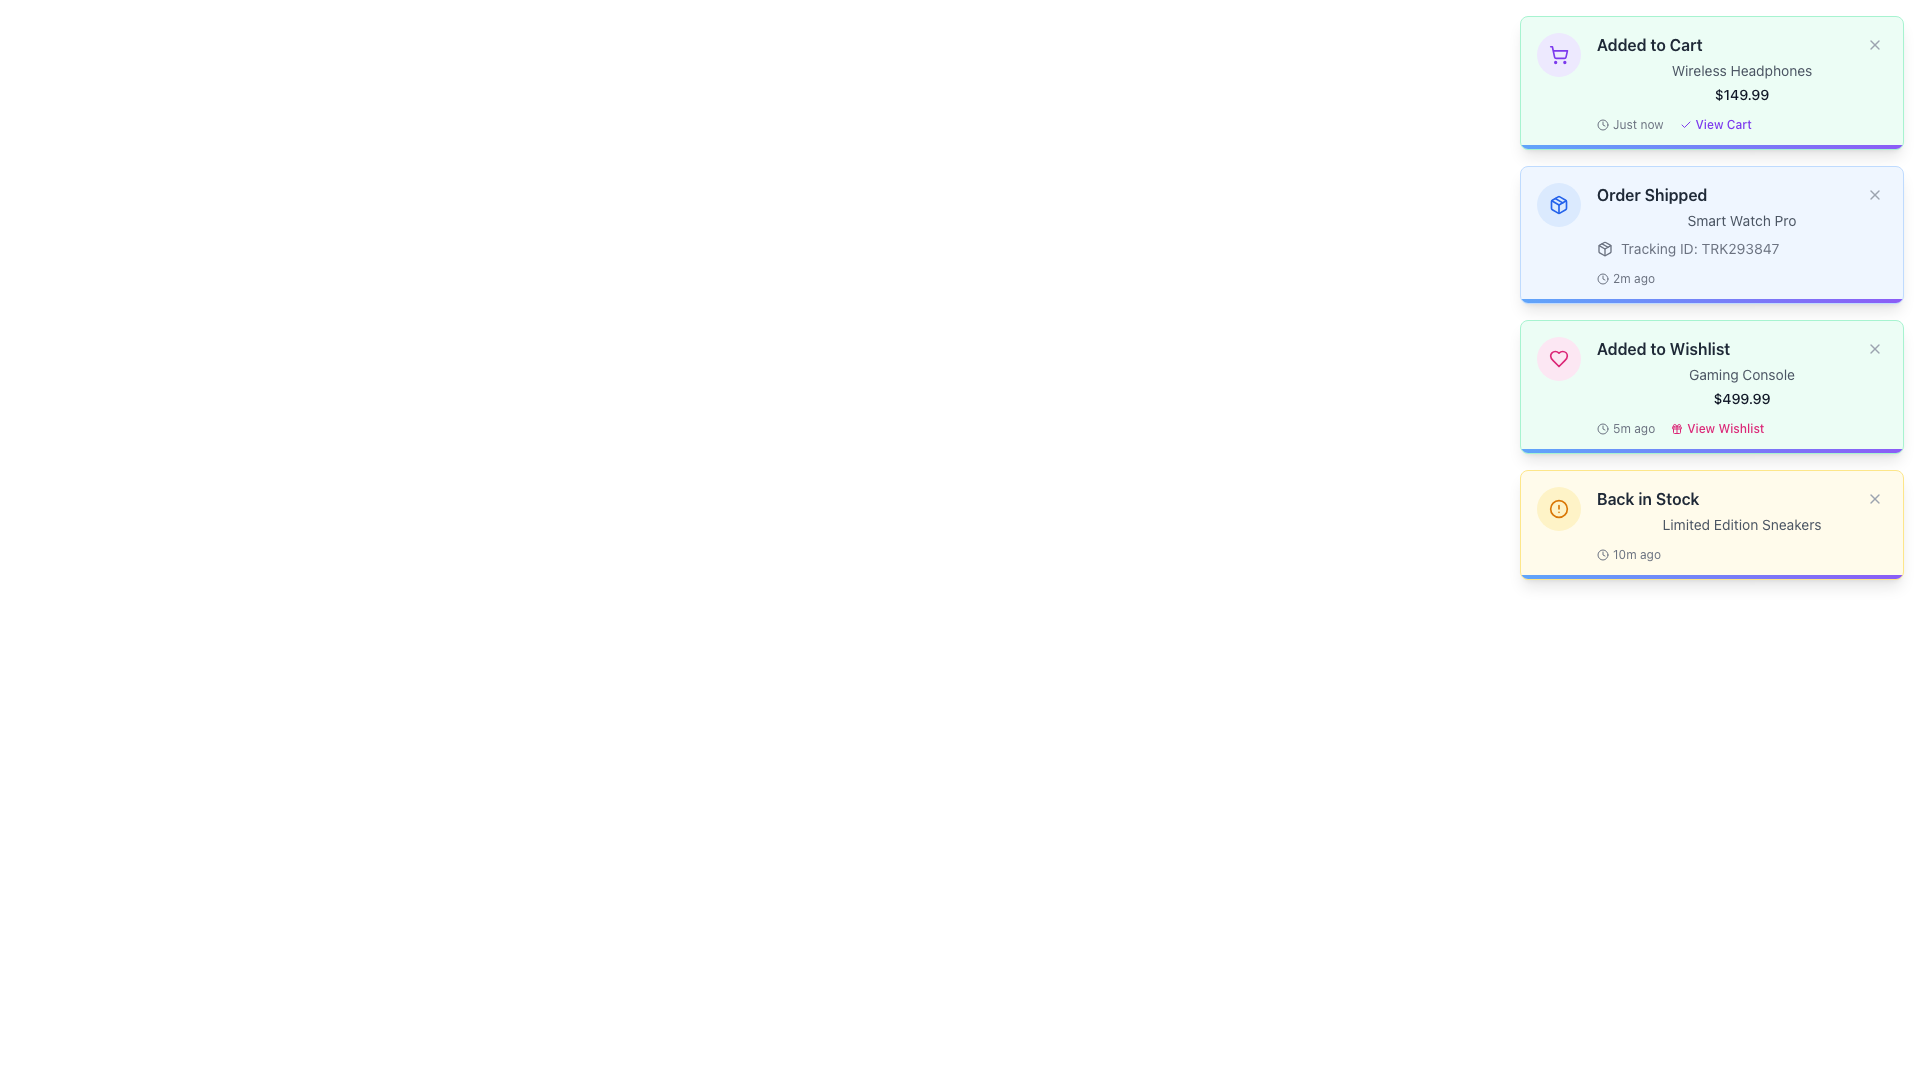 The width and height of the screenshot is (1920, 1080). Describe the element at coordinates (1699, 248) in the screenshot. I see `the Text label displaying 'Tracking ID: TRK293847', which is styled in light gray and located adjacent to a package icon` at that location.